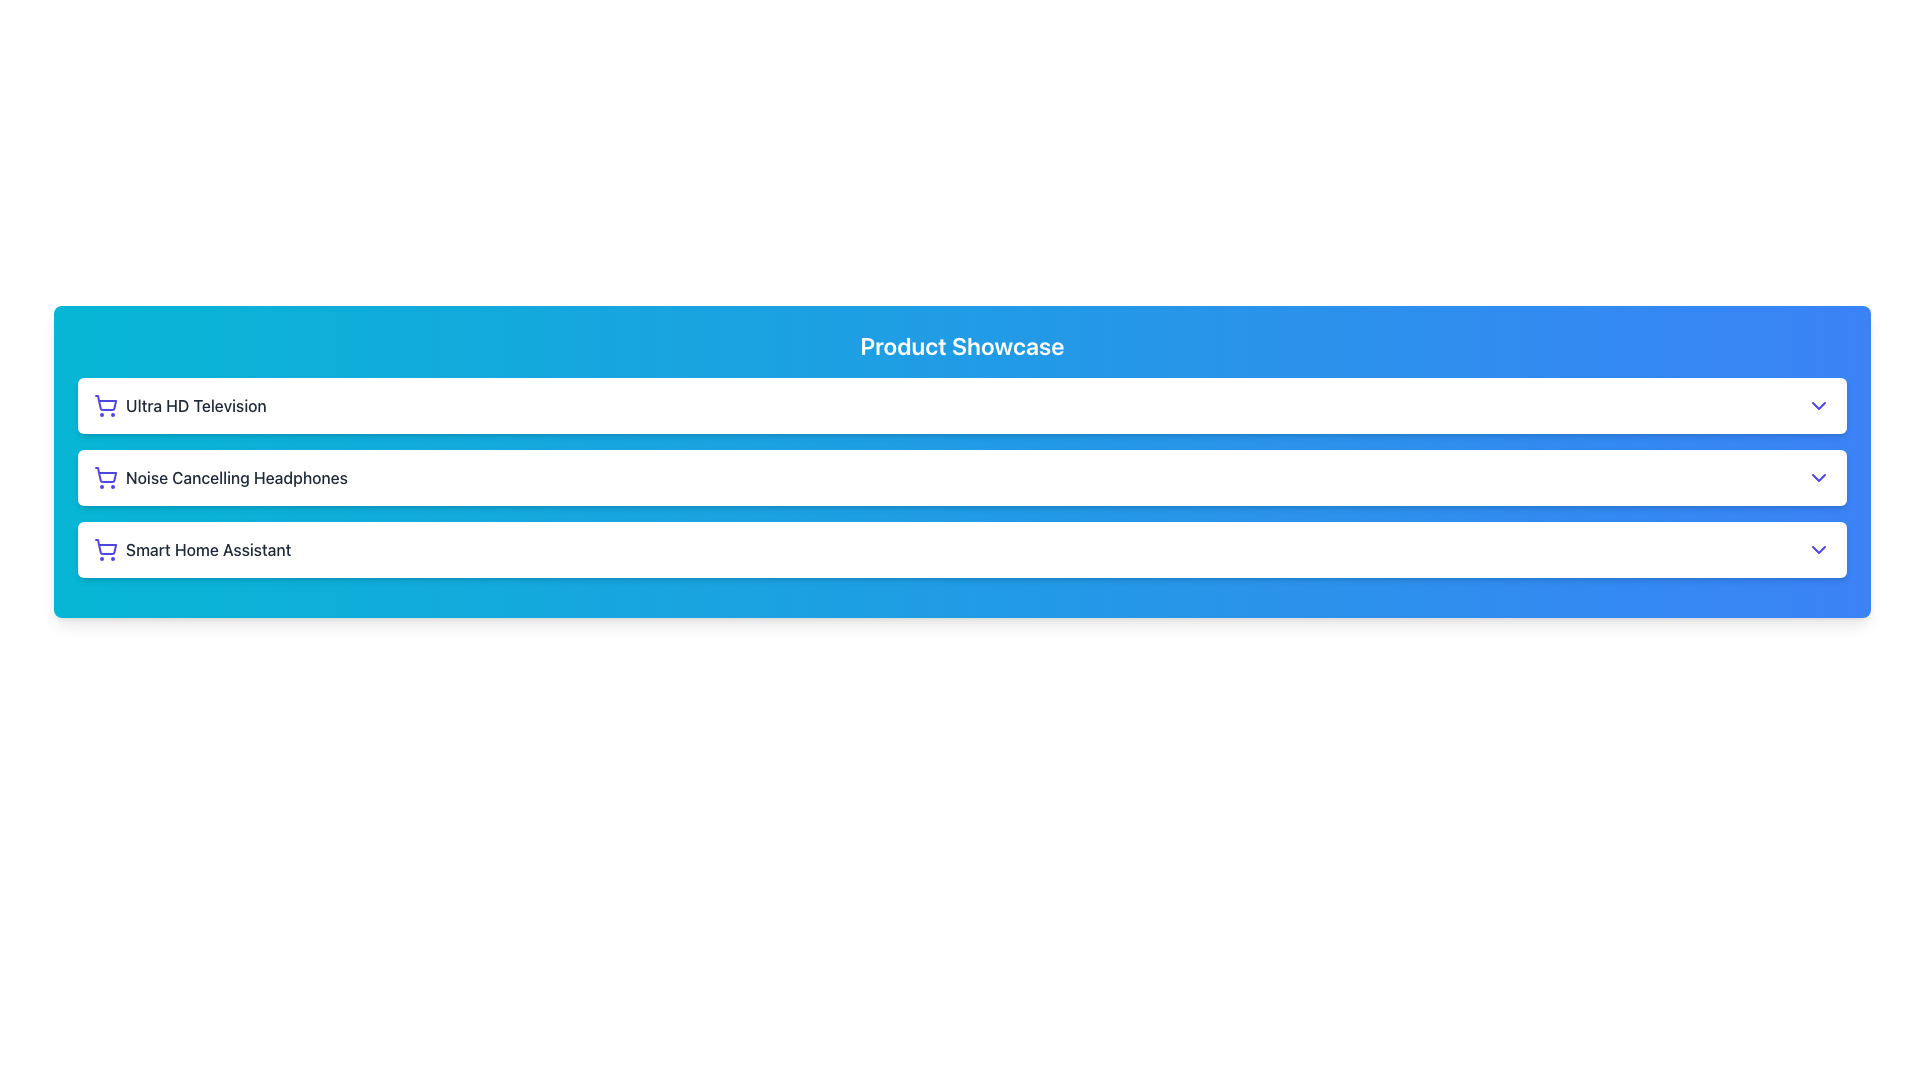 The height and width of the screenshot is (1080, 1920). What do you see at coordinates (236, 478) in the screenshot?
I see `the Text Label that describes 'Noise Cancelling Headphones', which is located in the second row of a product listing interface` at bounding box center [236, 478].